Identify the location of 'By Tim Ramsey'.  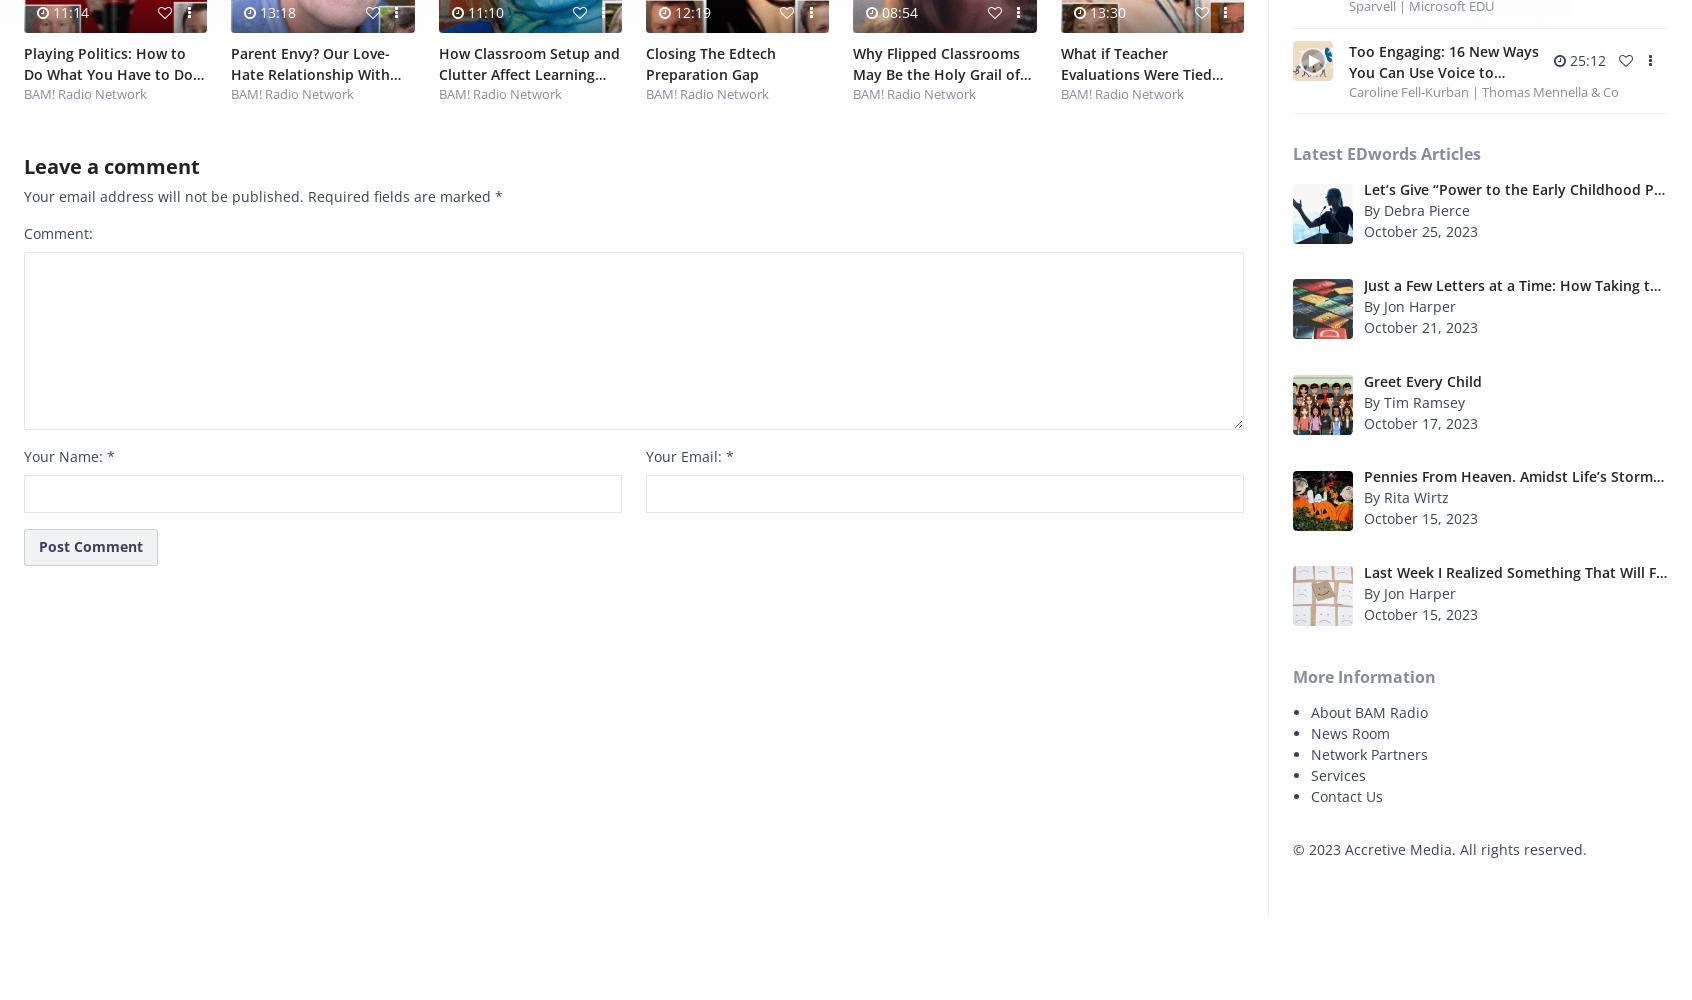
(1412, 401).